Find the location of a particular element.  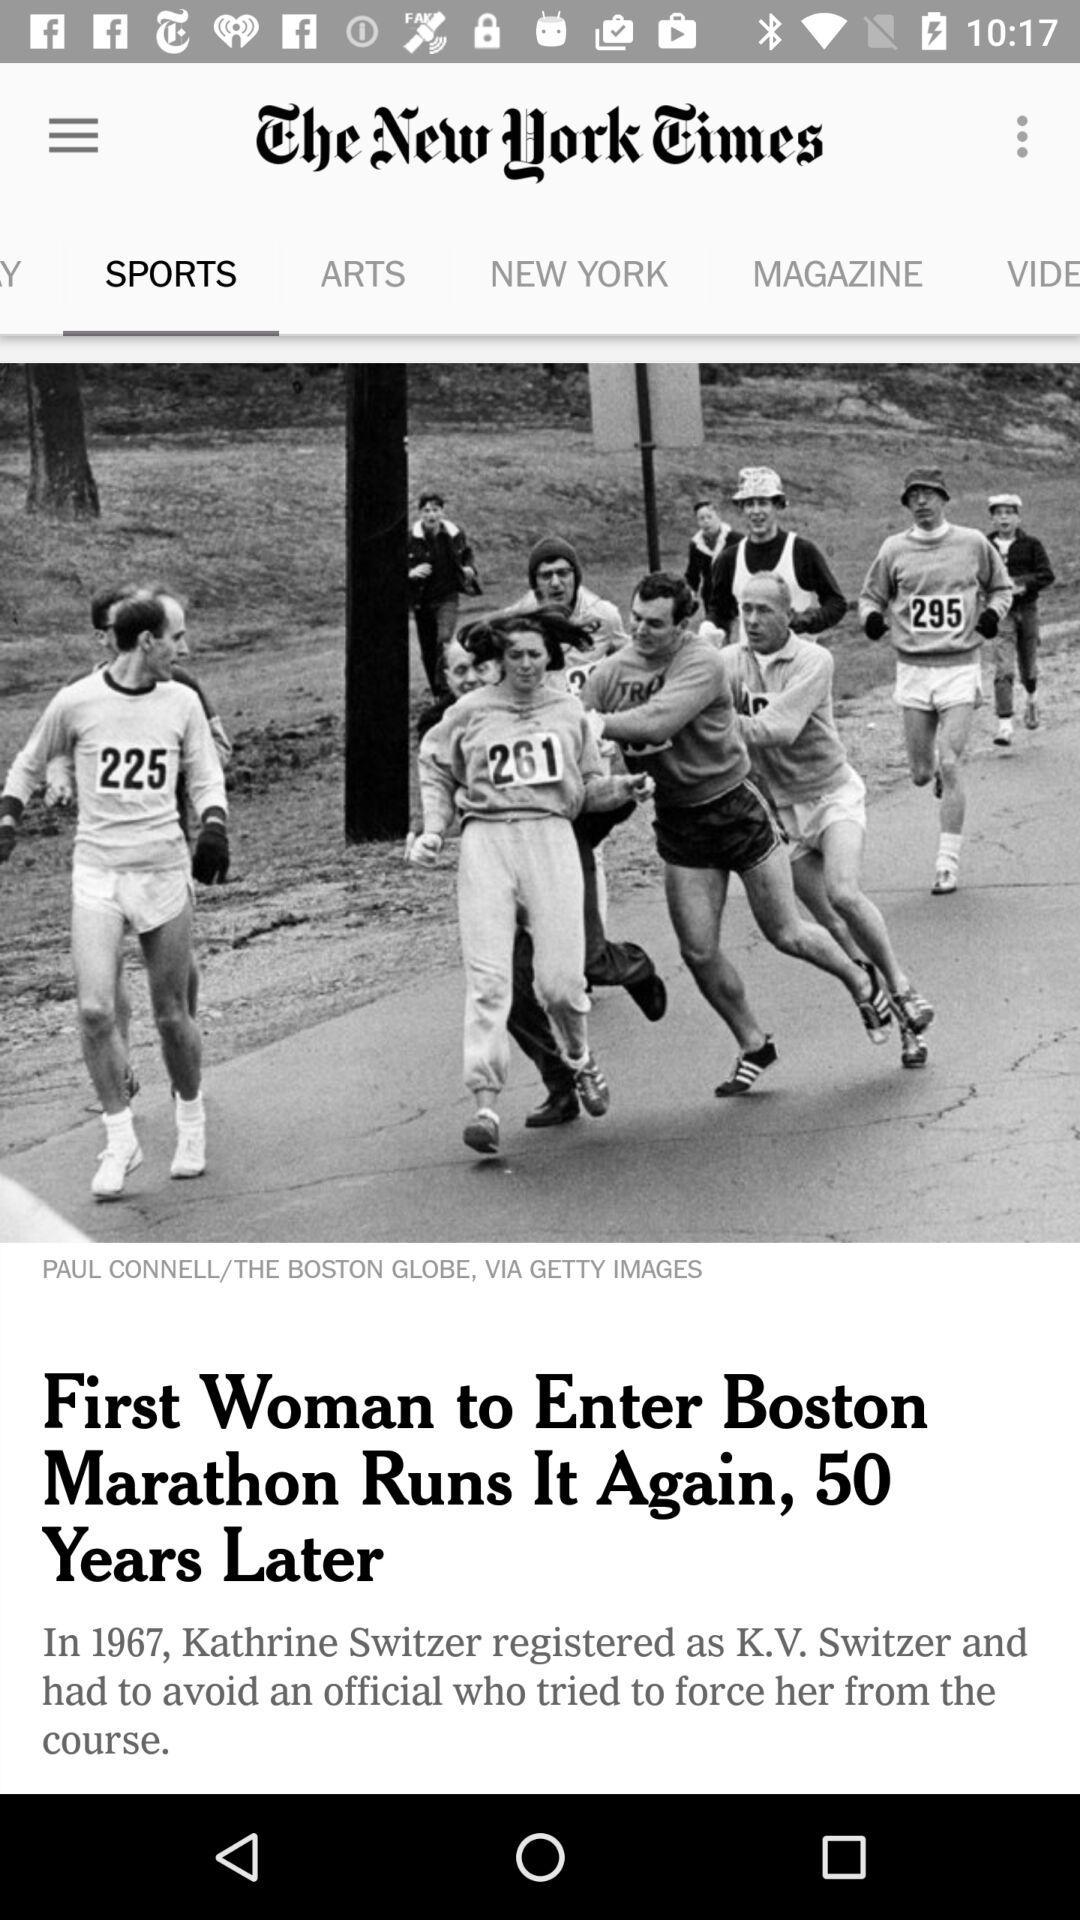

icon next to the video item is located at coordinates (837, 272).